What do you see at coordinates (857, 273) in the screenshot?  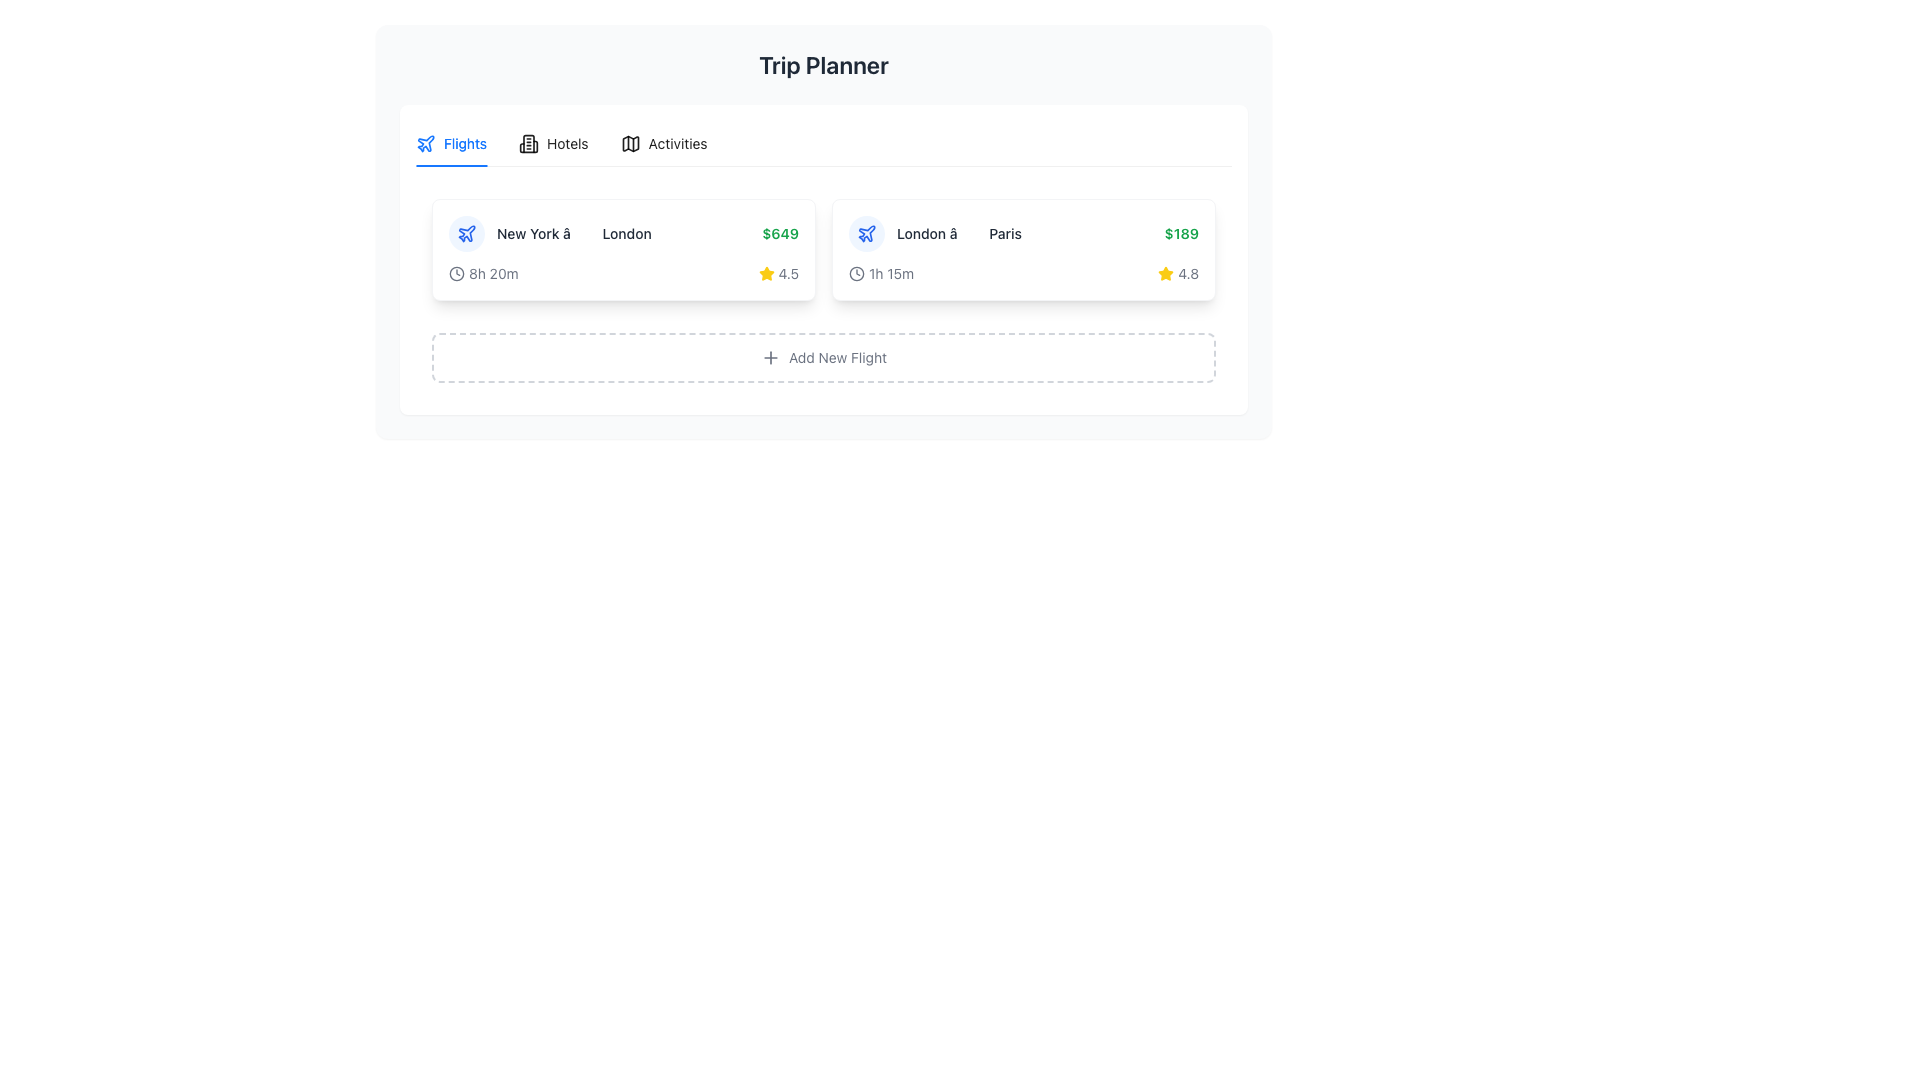 I see `the outer circle of the clock icon representing time-related information within the flight card between London and Paris` at bounding box center [857, 273].